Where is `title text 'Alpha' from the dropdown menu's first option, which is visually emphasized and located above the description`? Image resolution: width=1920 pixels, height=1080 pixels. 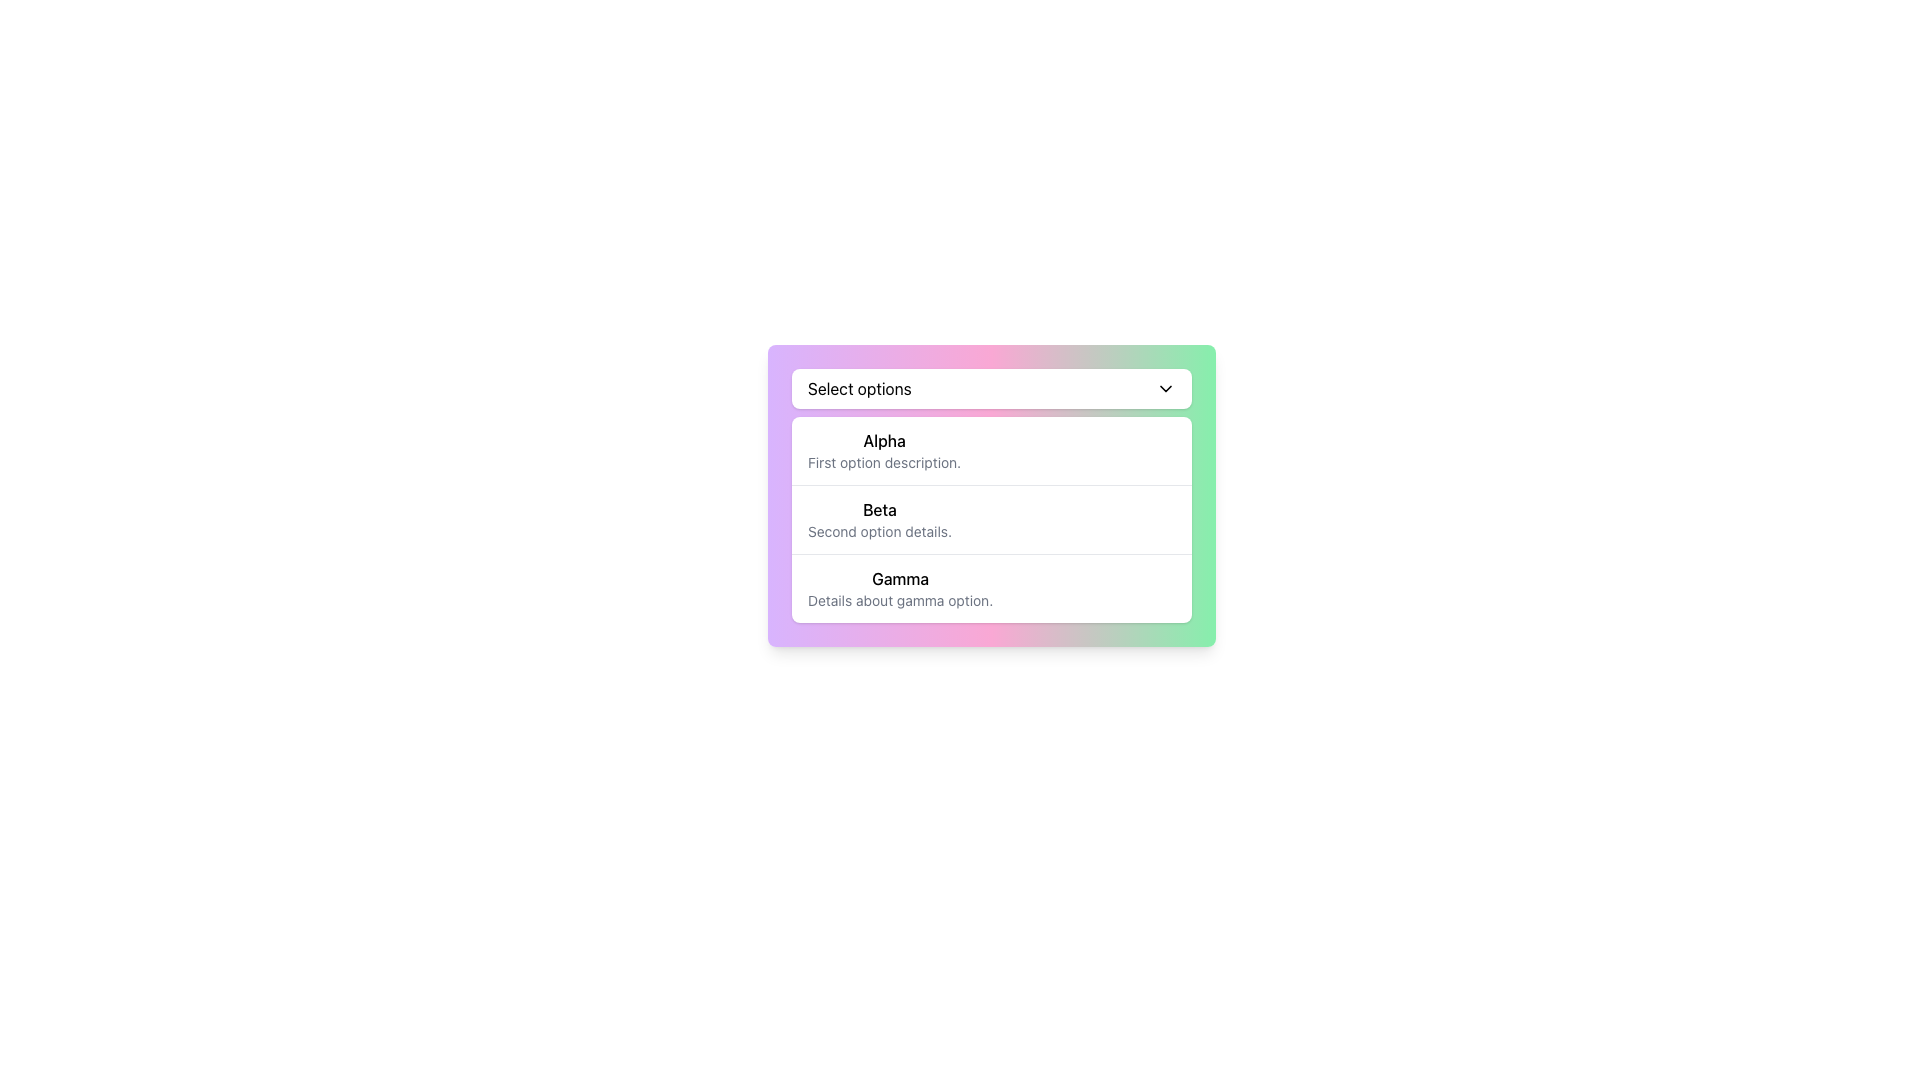
title text 'Alpha' from the dropdown menu's first option, which is visually emphasized and located above the description is located at coordinates (883, 439).